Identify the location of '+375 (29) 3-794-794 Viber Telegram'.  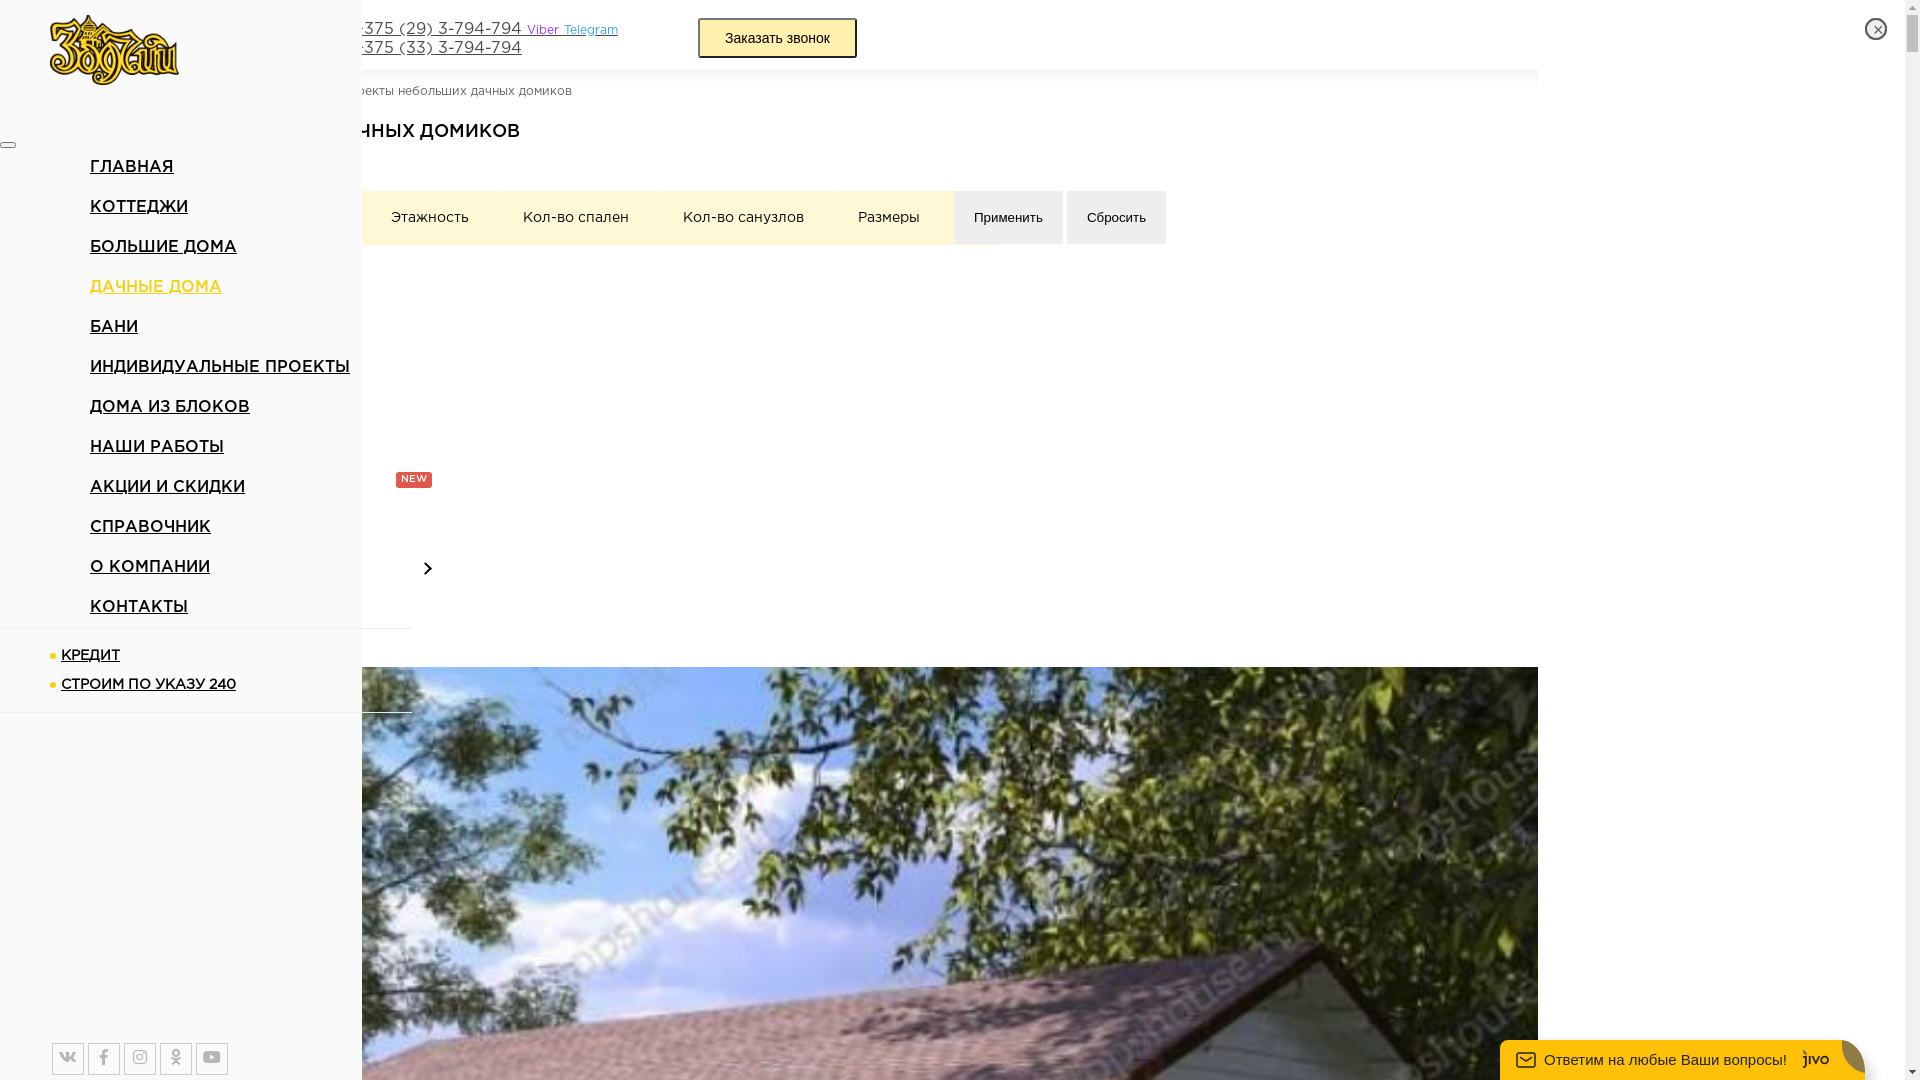
(485, 29).